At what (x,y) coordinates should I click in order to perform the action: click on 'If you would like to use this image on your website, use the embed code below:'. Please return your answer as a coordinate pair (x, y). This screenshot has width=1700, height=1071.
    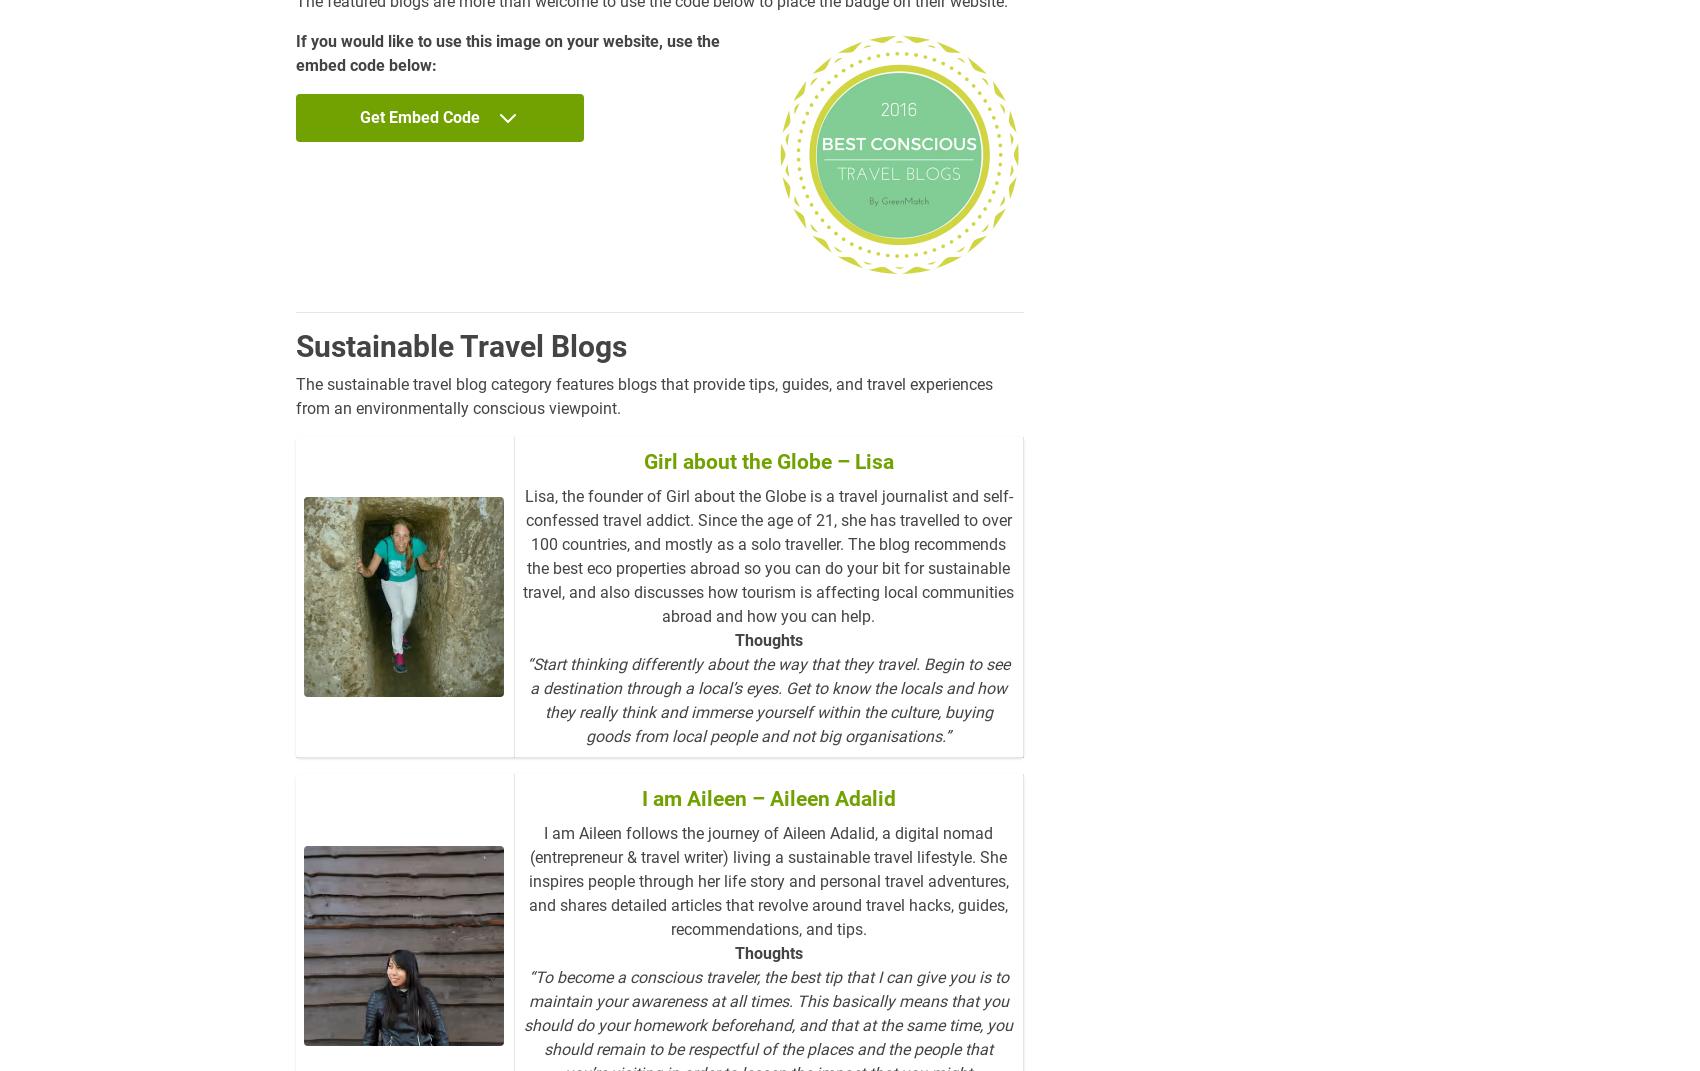
    Looking at the image, I should click on (507, 52).